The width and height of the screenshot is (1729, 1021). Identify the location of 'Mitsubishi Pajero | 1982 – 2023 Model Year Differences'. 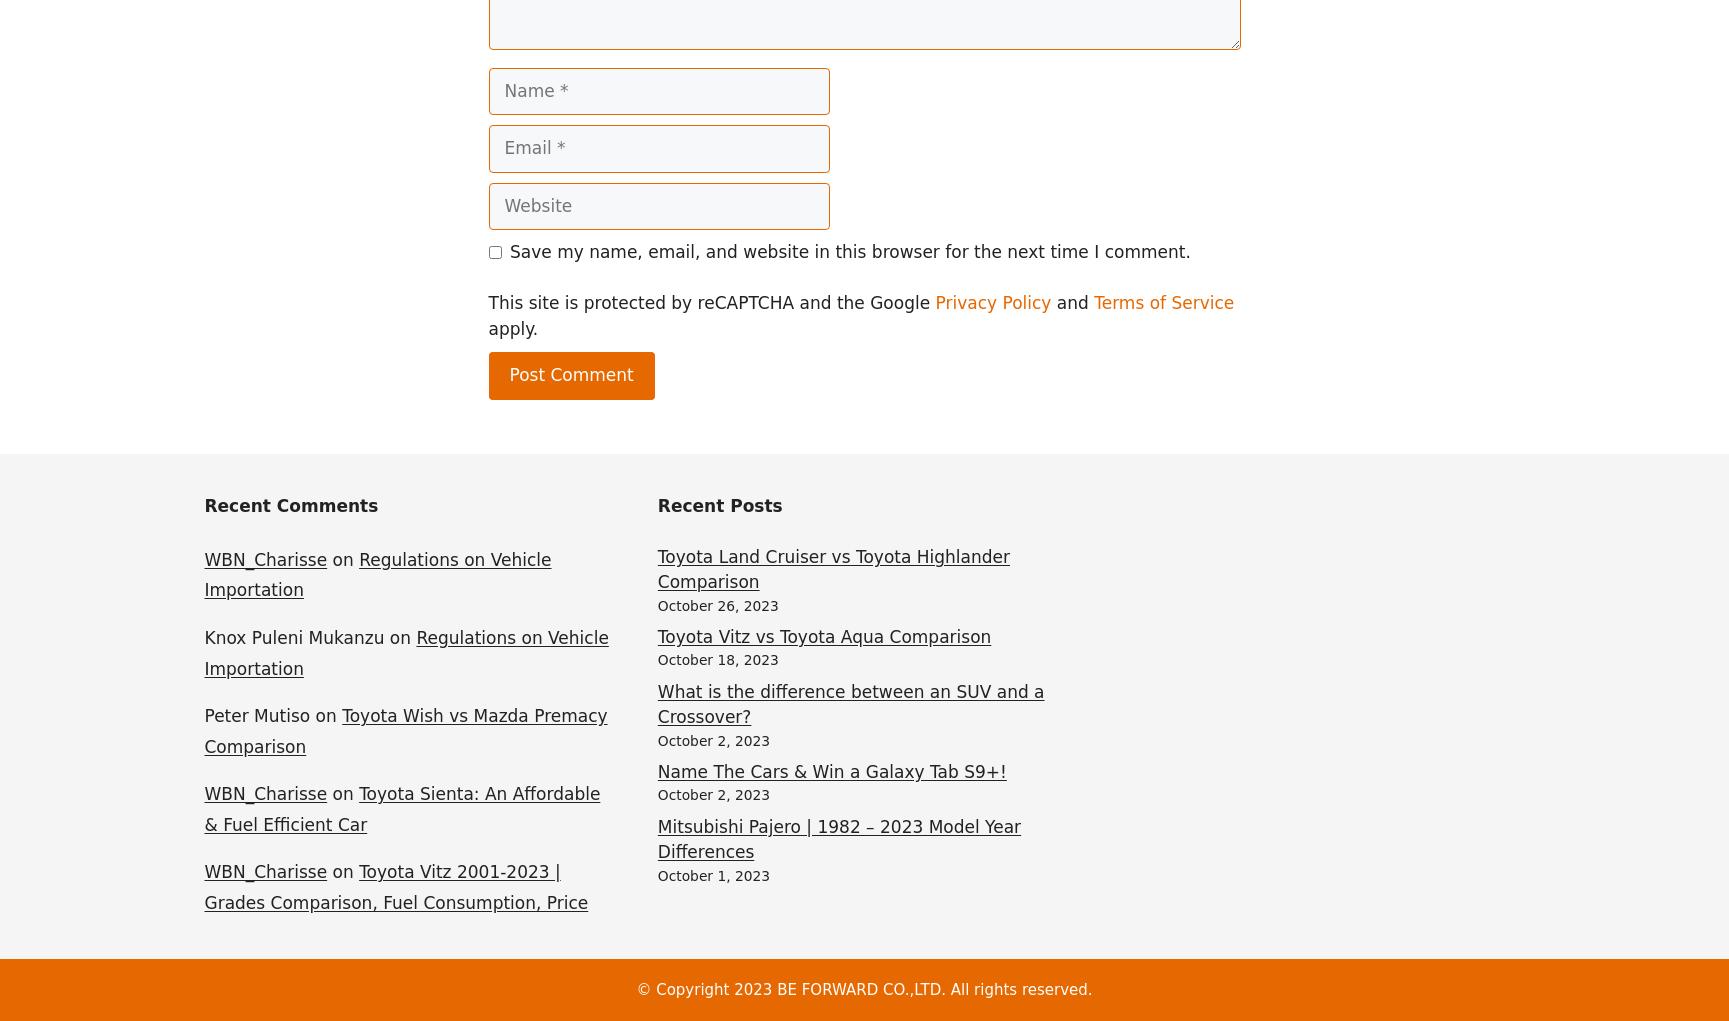
(656, 838).